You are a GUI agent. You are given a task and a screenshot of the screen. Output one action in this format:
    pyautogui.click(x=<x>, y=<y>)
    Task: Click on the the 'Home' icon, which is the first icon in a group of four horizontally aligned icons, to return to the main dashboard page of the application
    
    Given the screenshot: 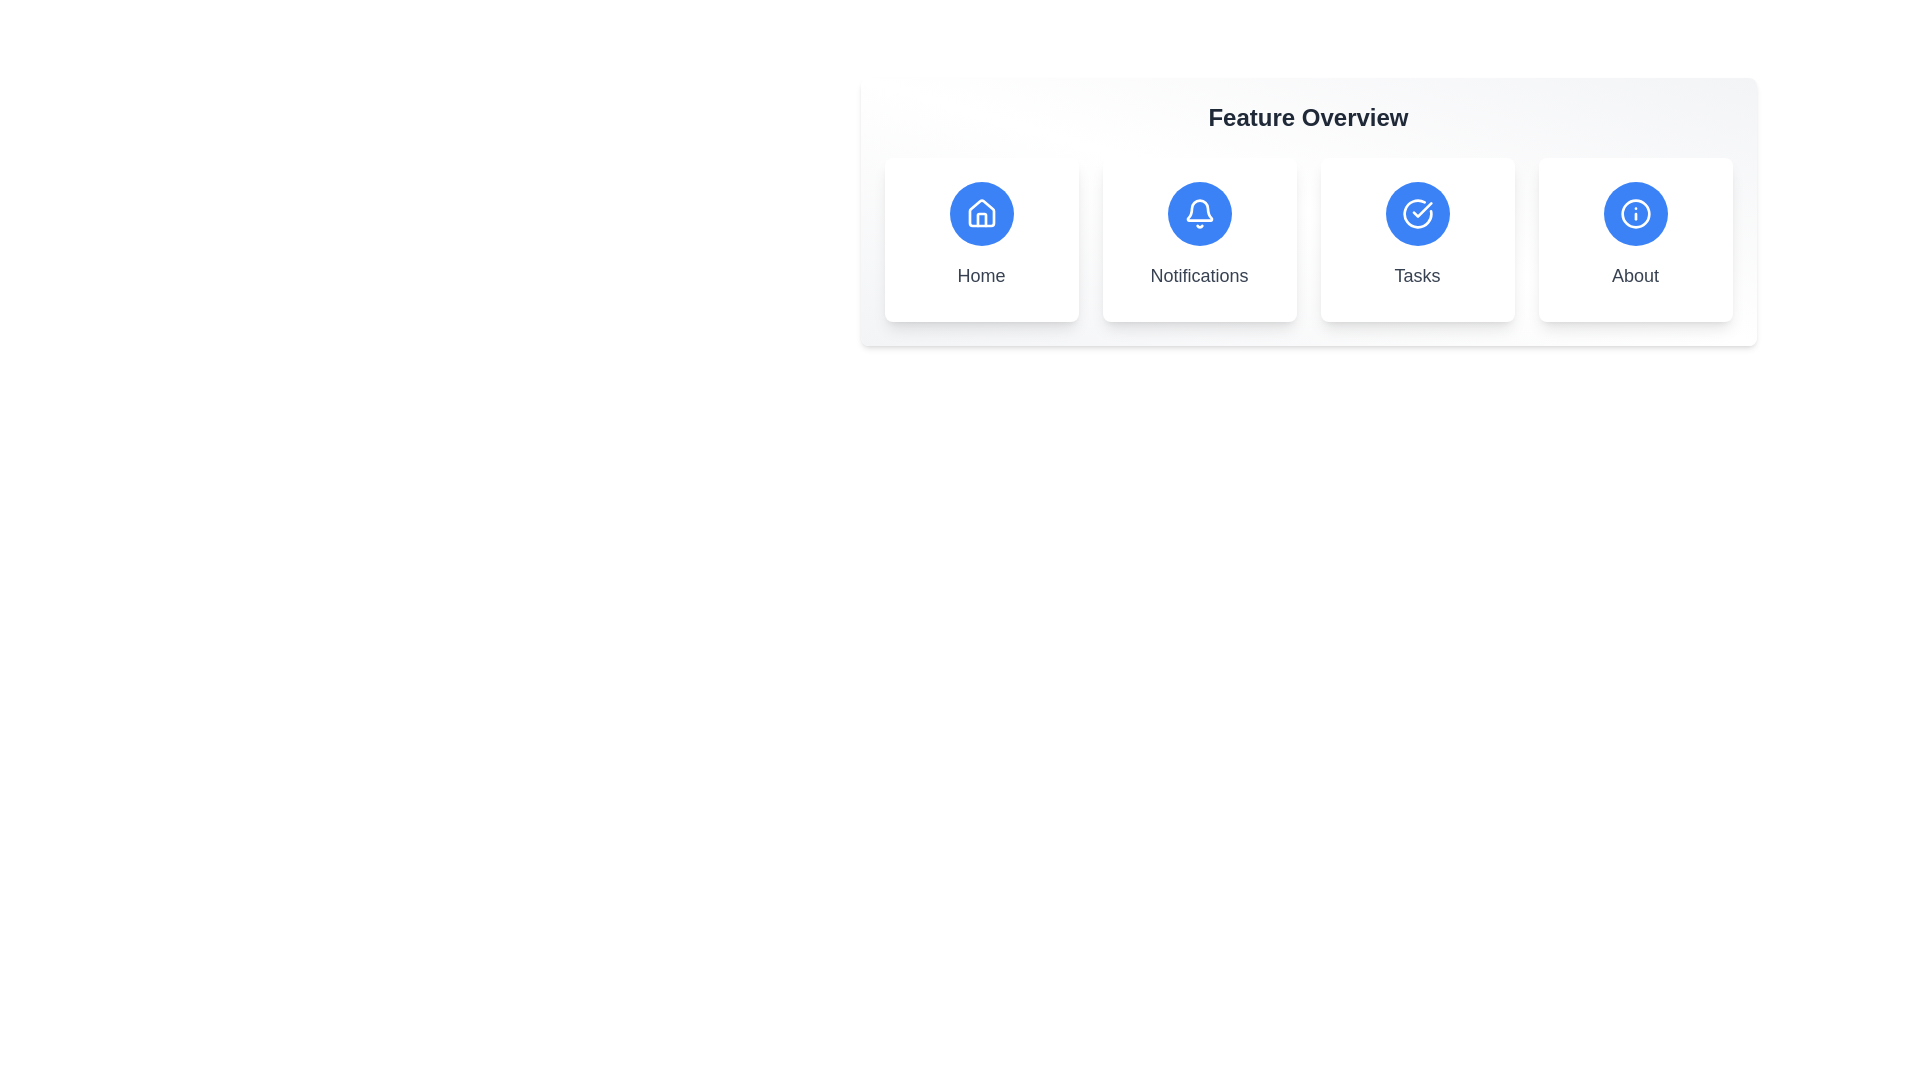 What is the action you would take?
    pyautogui.click(x=981, y=213)
    